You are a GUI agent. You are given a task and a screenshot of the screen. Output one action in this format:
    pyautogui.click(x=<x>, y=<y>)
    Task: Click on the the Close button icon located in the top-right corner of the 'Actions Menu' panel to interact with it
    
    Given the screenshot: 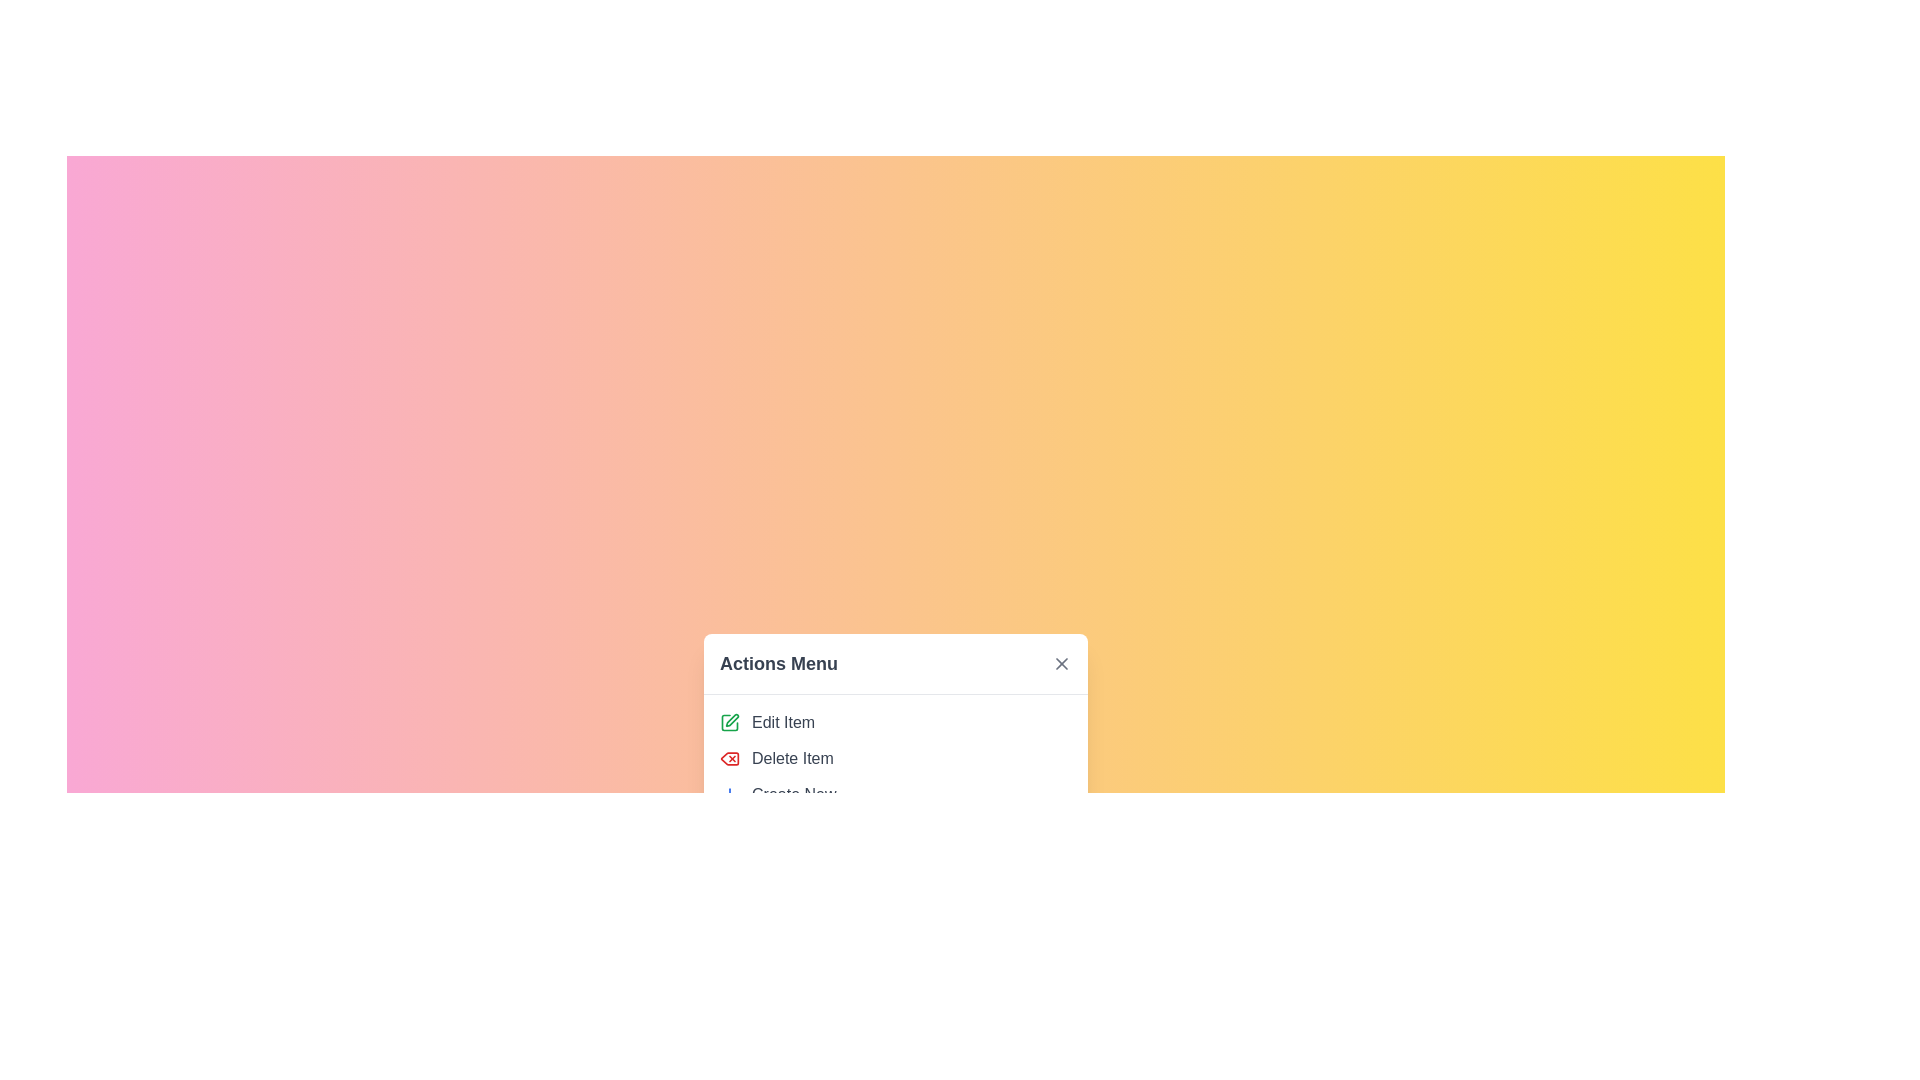 What is the action you would take?
    pyautogui.click(x=1060, y=663)
    